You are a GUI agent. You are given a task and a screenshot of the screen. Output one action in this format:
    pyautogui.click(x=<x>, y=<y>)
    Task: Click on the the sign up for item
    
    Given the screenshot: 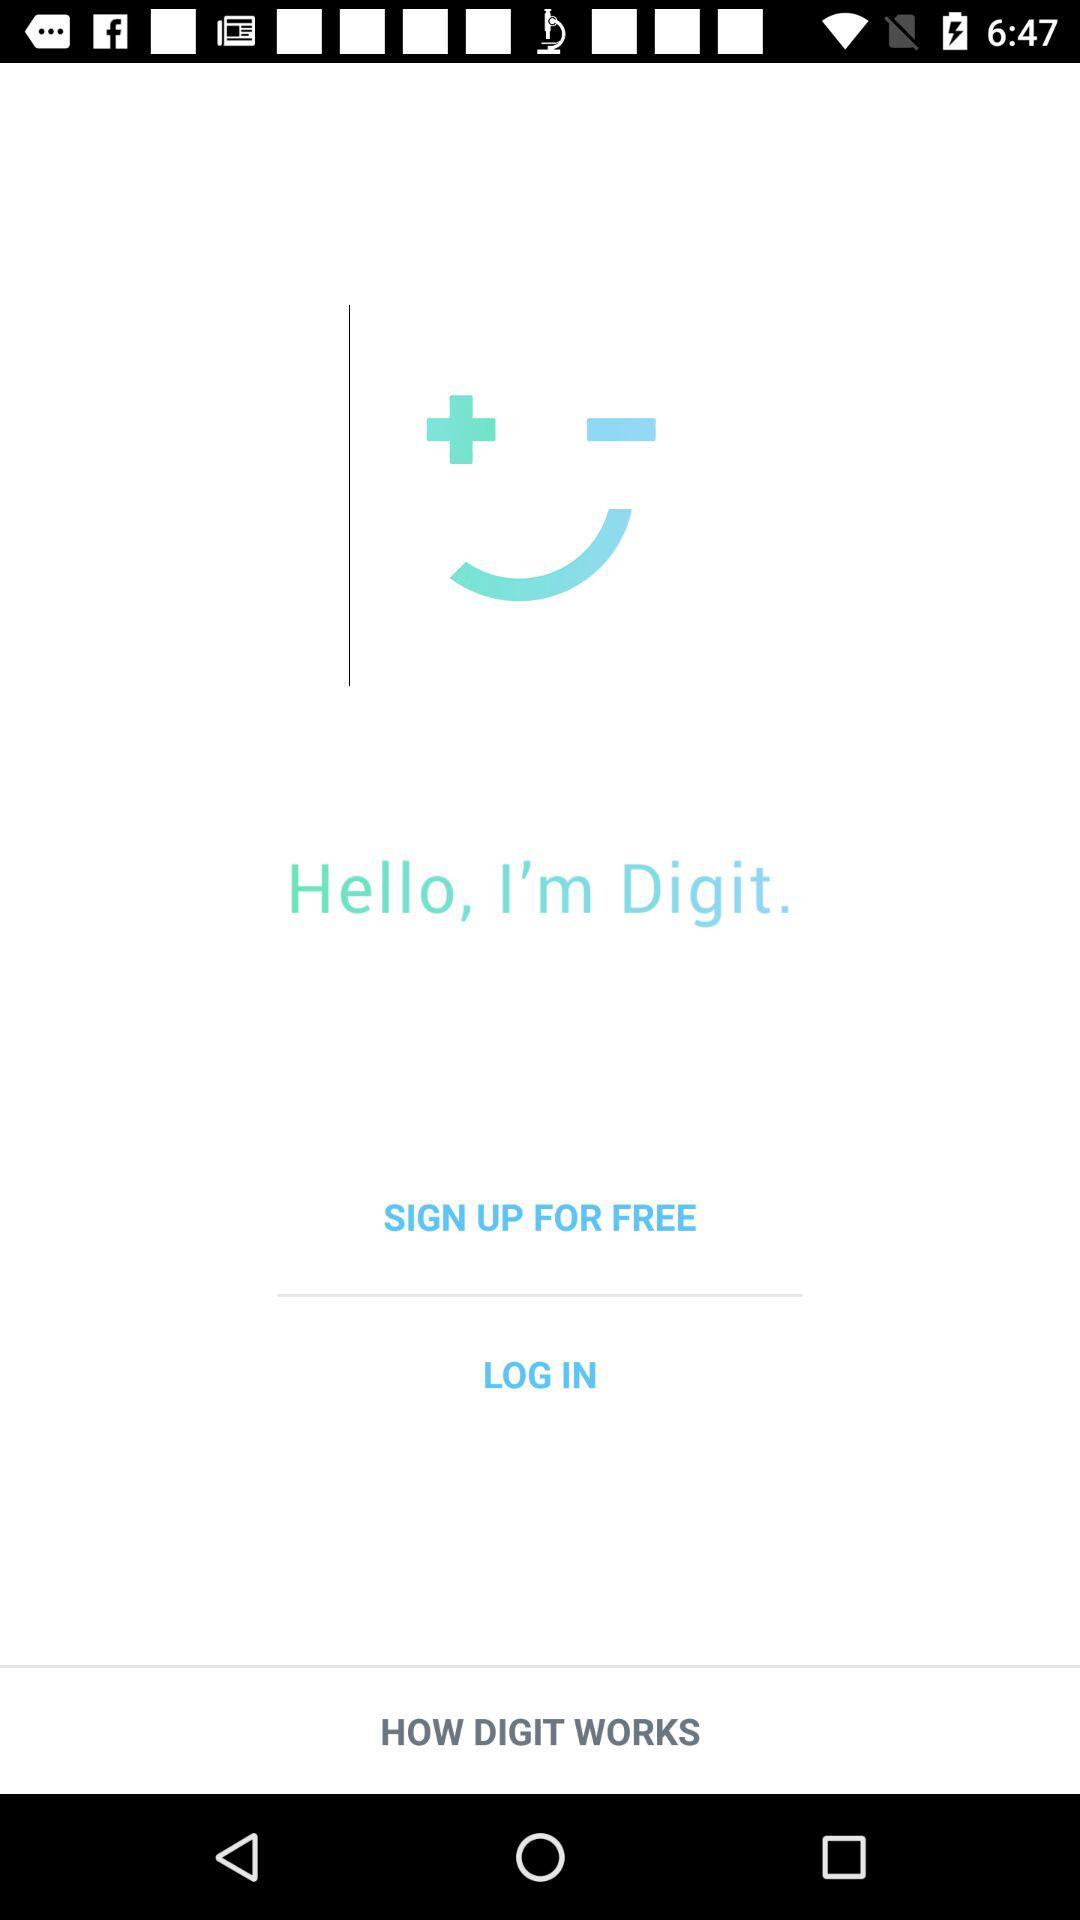 What is the action you would take?
    pyautogui.click(x=540, y=1215)
    